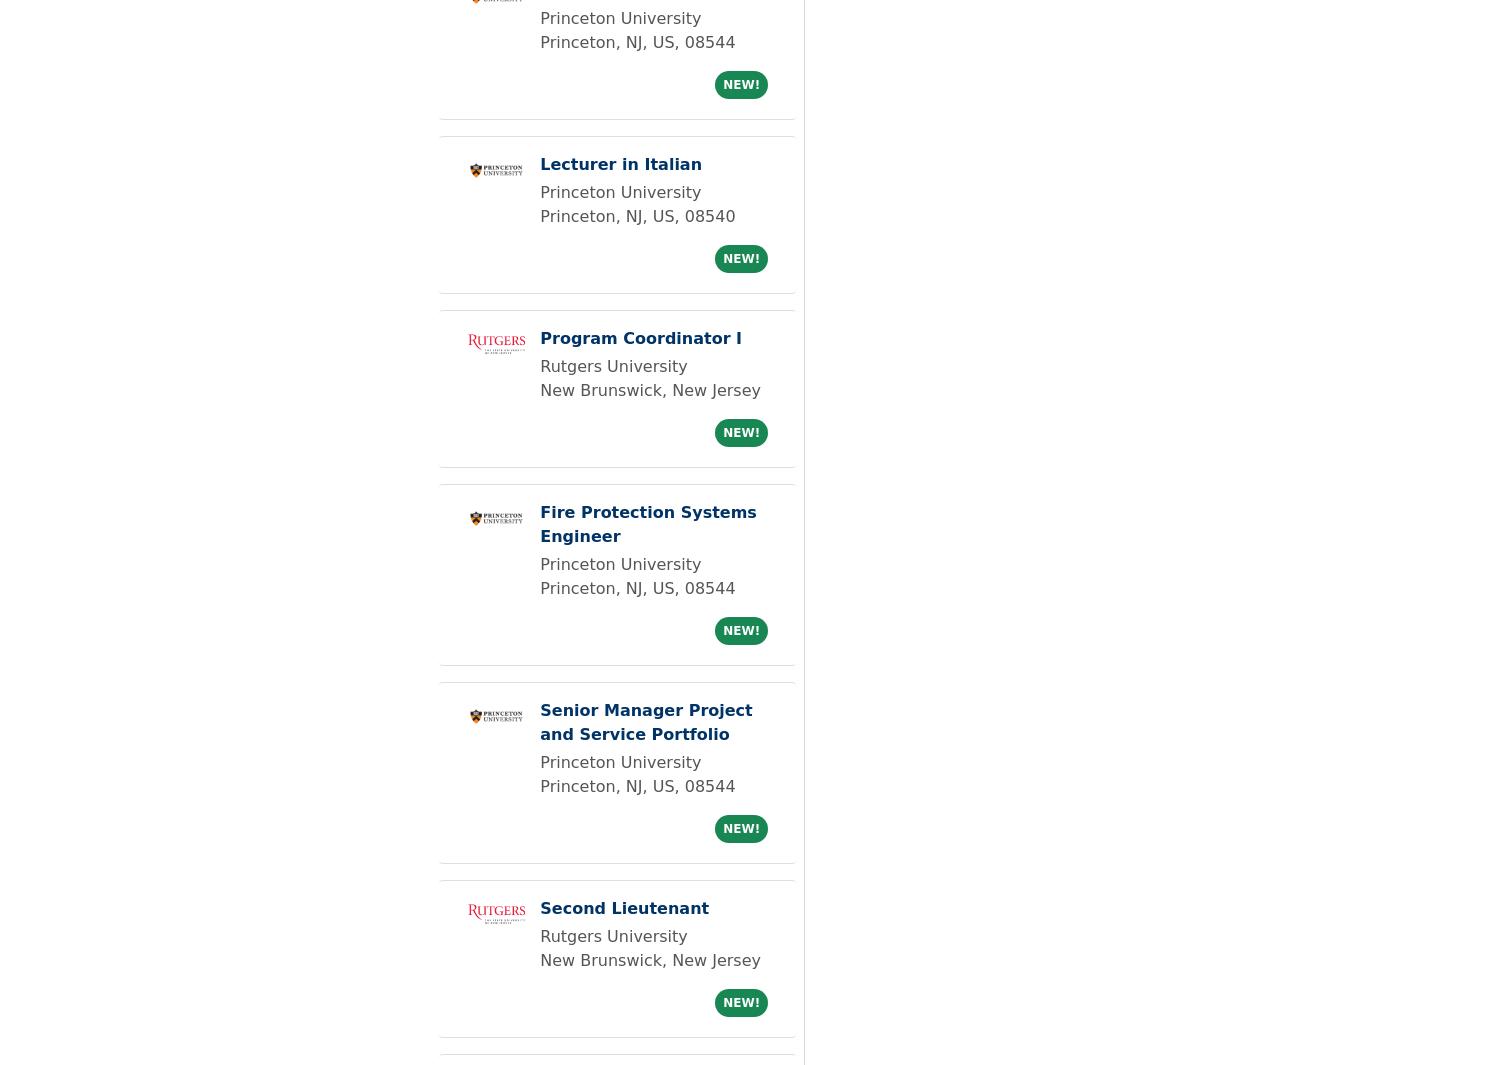 The height and width of the screenshot is (1065, 1500). Describe the element at coordinates (540, 722) in the screenshot. I see `'Senior Manager Project and Service Portfolio'` at that location.